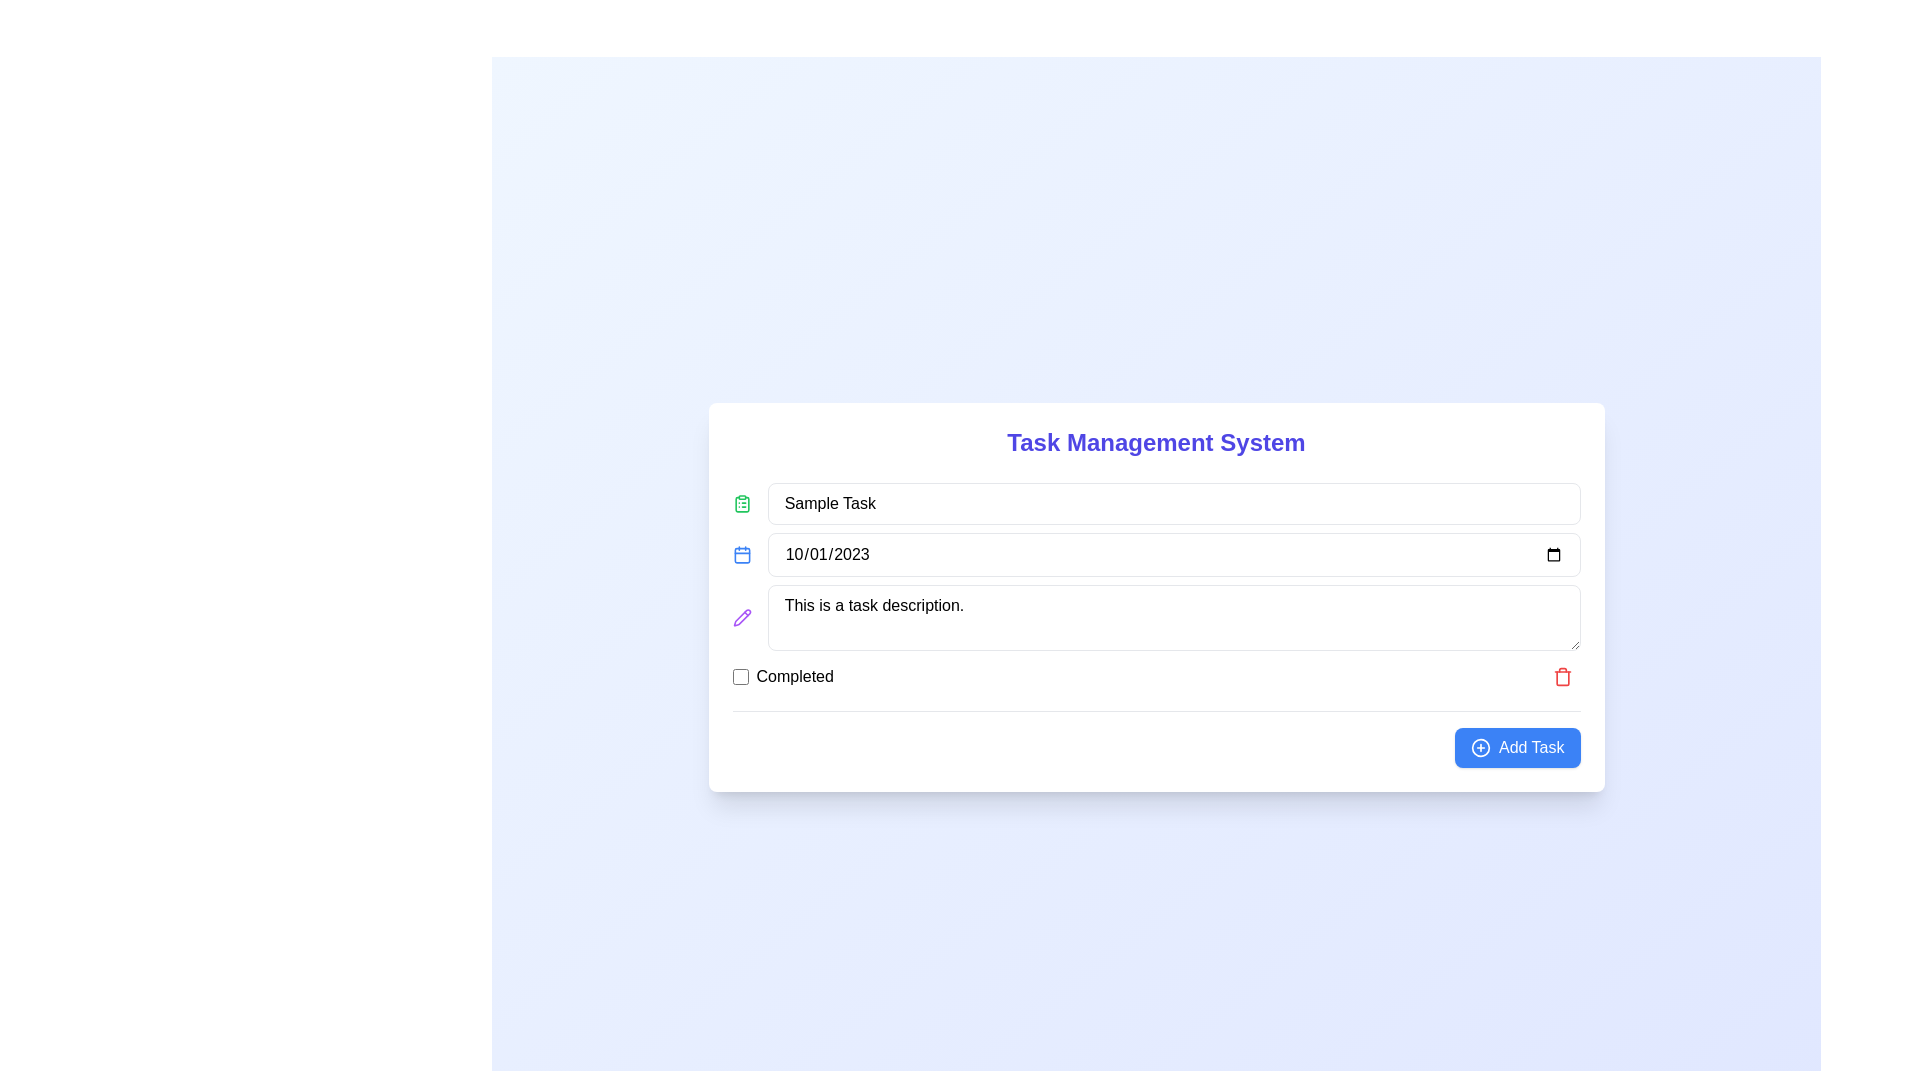 This screenshot has height=1080, width=1920. What do you see at coordinates (782, 675) in the screenshot?
I see `the checkbox labeled 'Completed'` at bounding box center [782, 675].